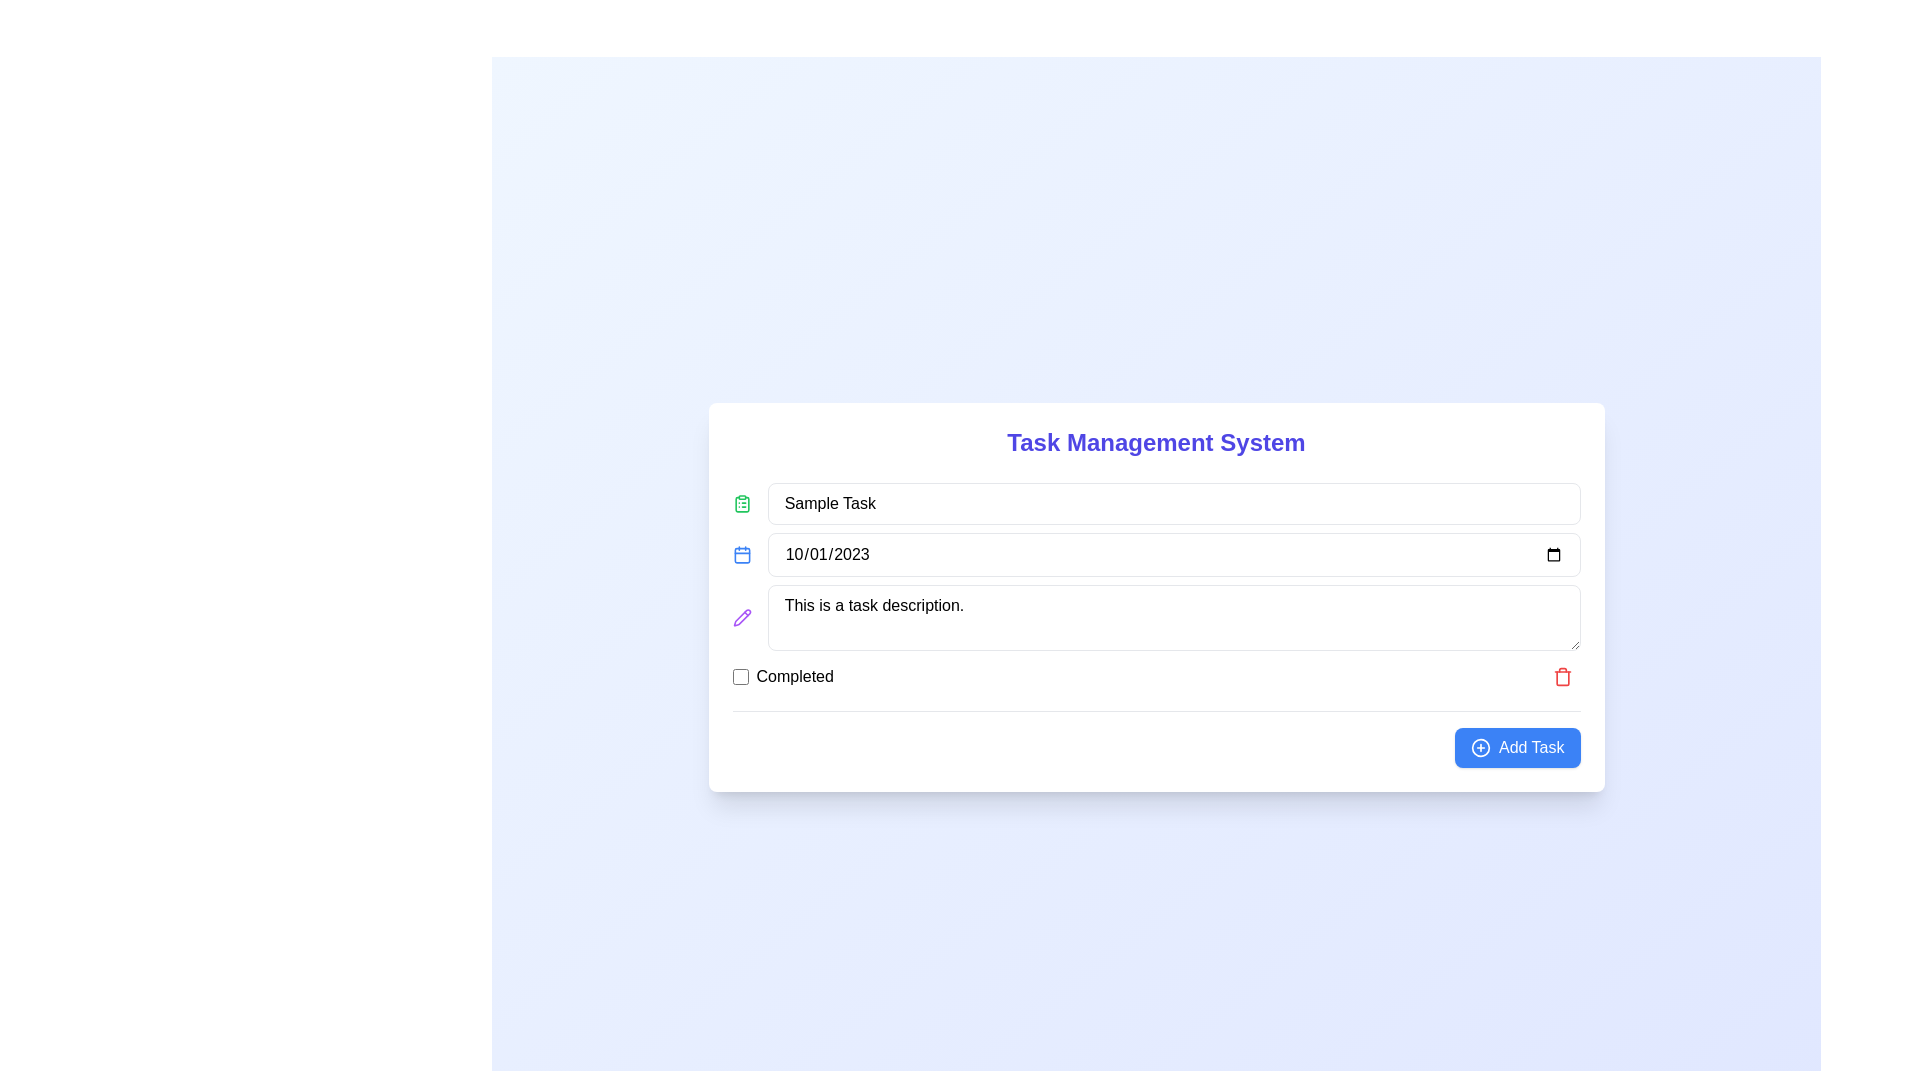 This screenshot has height=1080, width=1920. What do you see at coordinates (782, 675) in the screenshot?
I see `the checkbox labeled 'Completed'` at bounding box center [782, 675].